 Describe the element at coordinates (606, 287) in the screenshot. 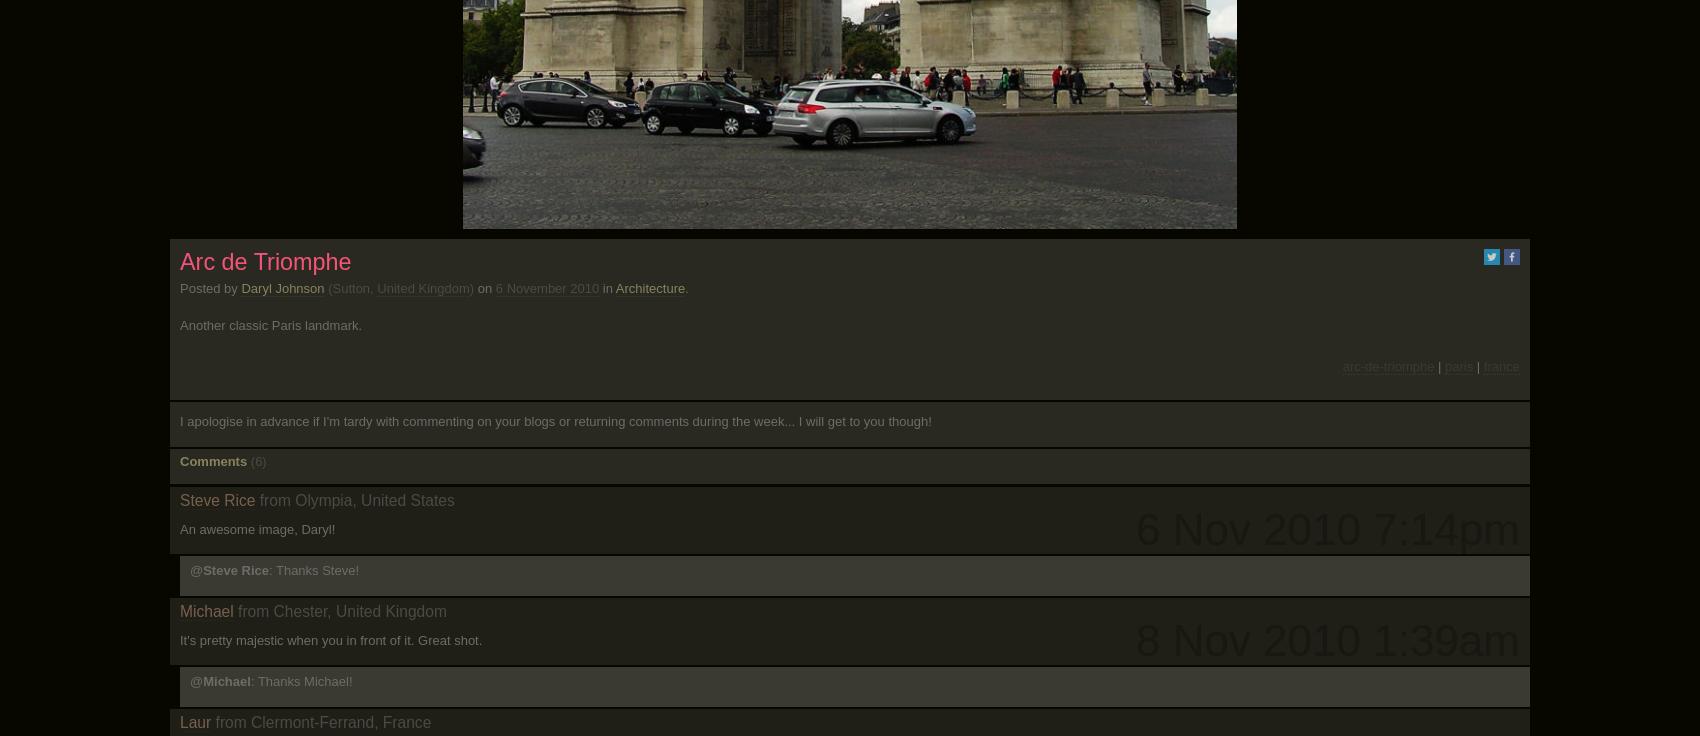

I see `'in'` at that location.